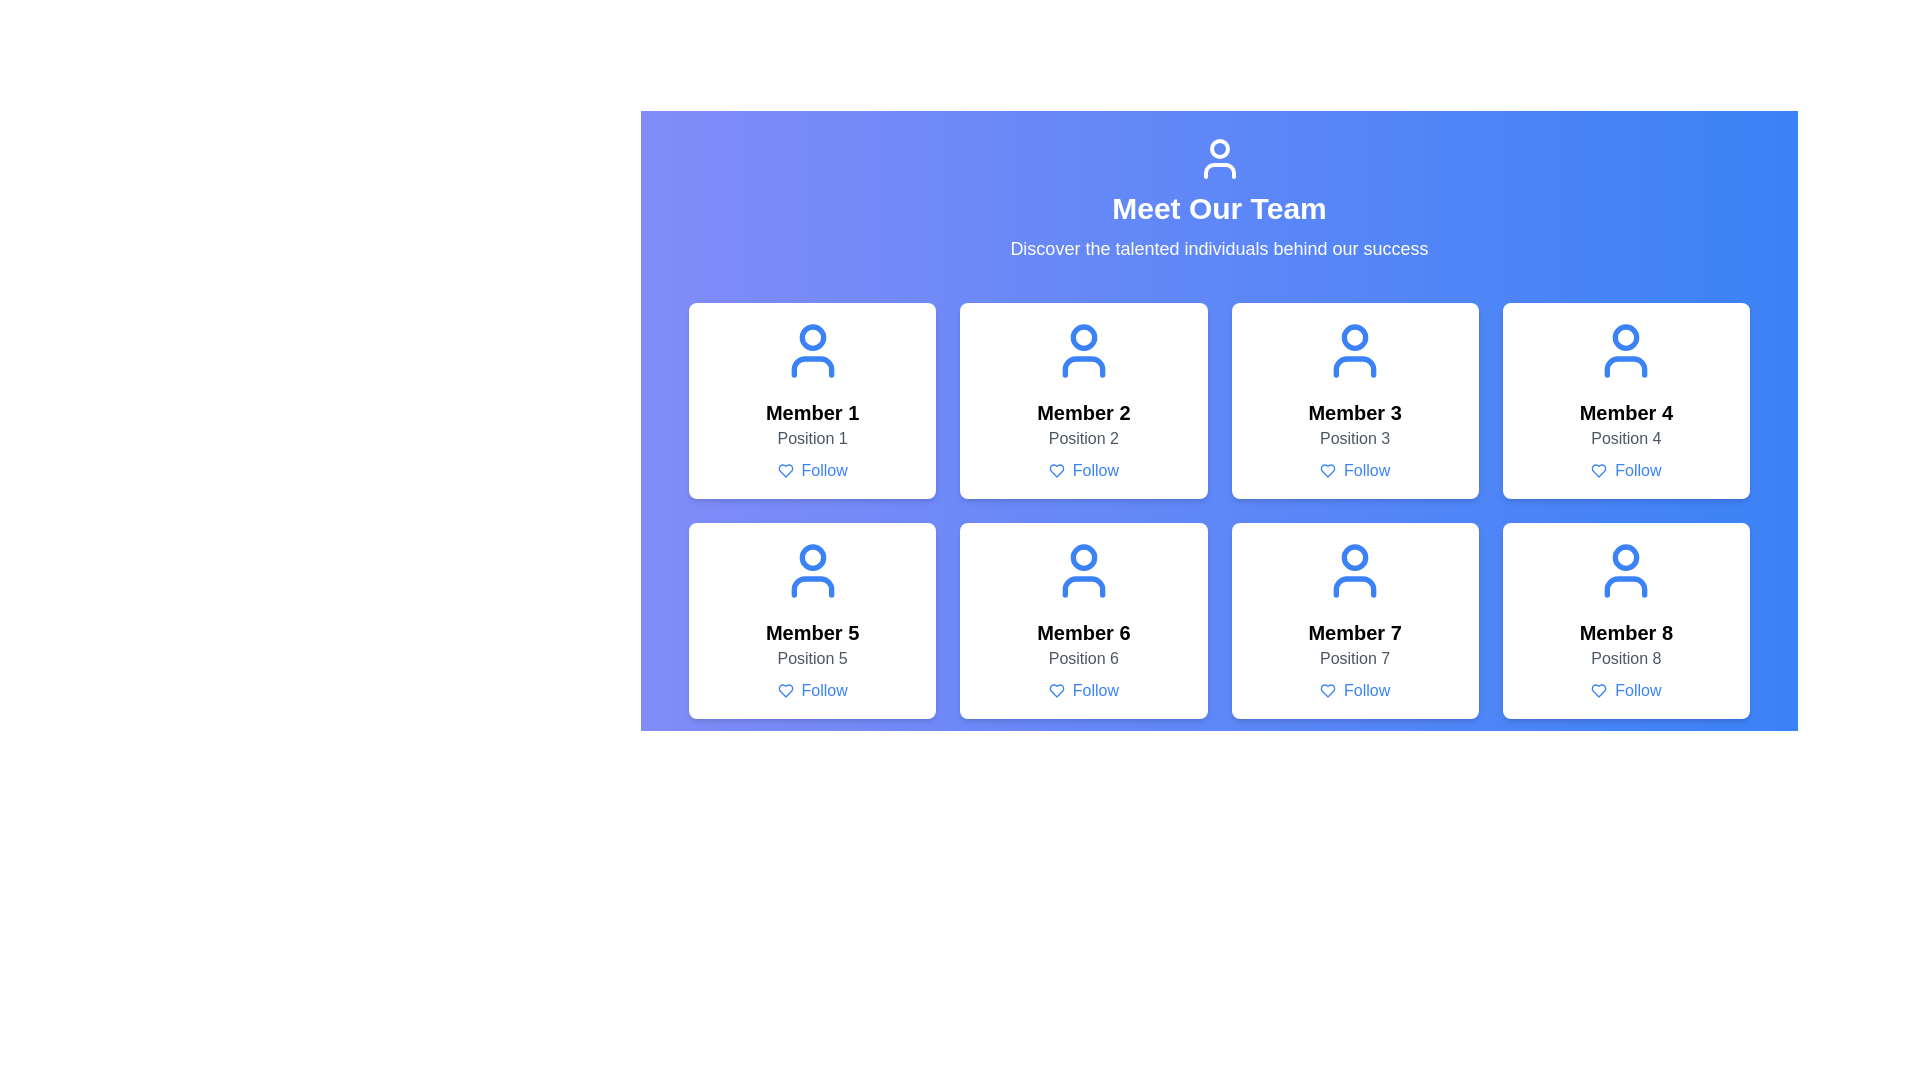  Describe the element at coordinates (1328, 689) in the screenshot. I see `the heart-shaped icon with a thin outline located within the 'Follow' button for 'Member 7'` at that location.